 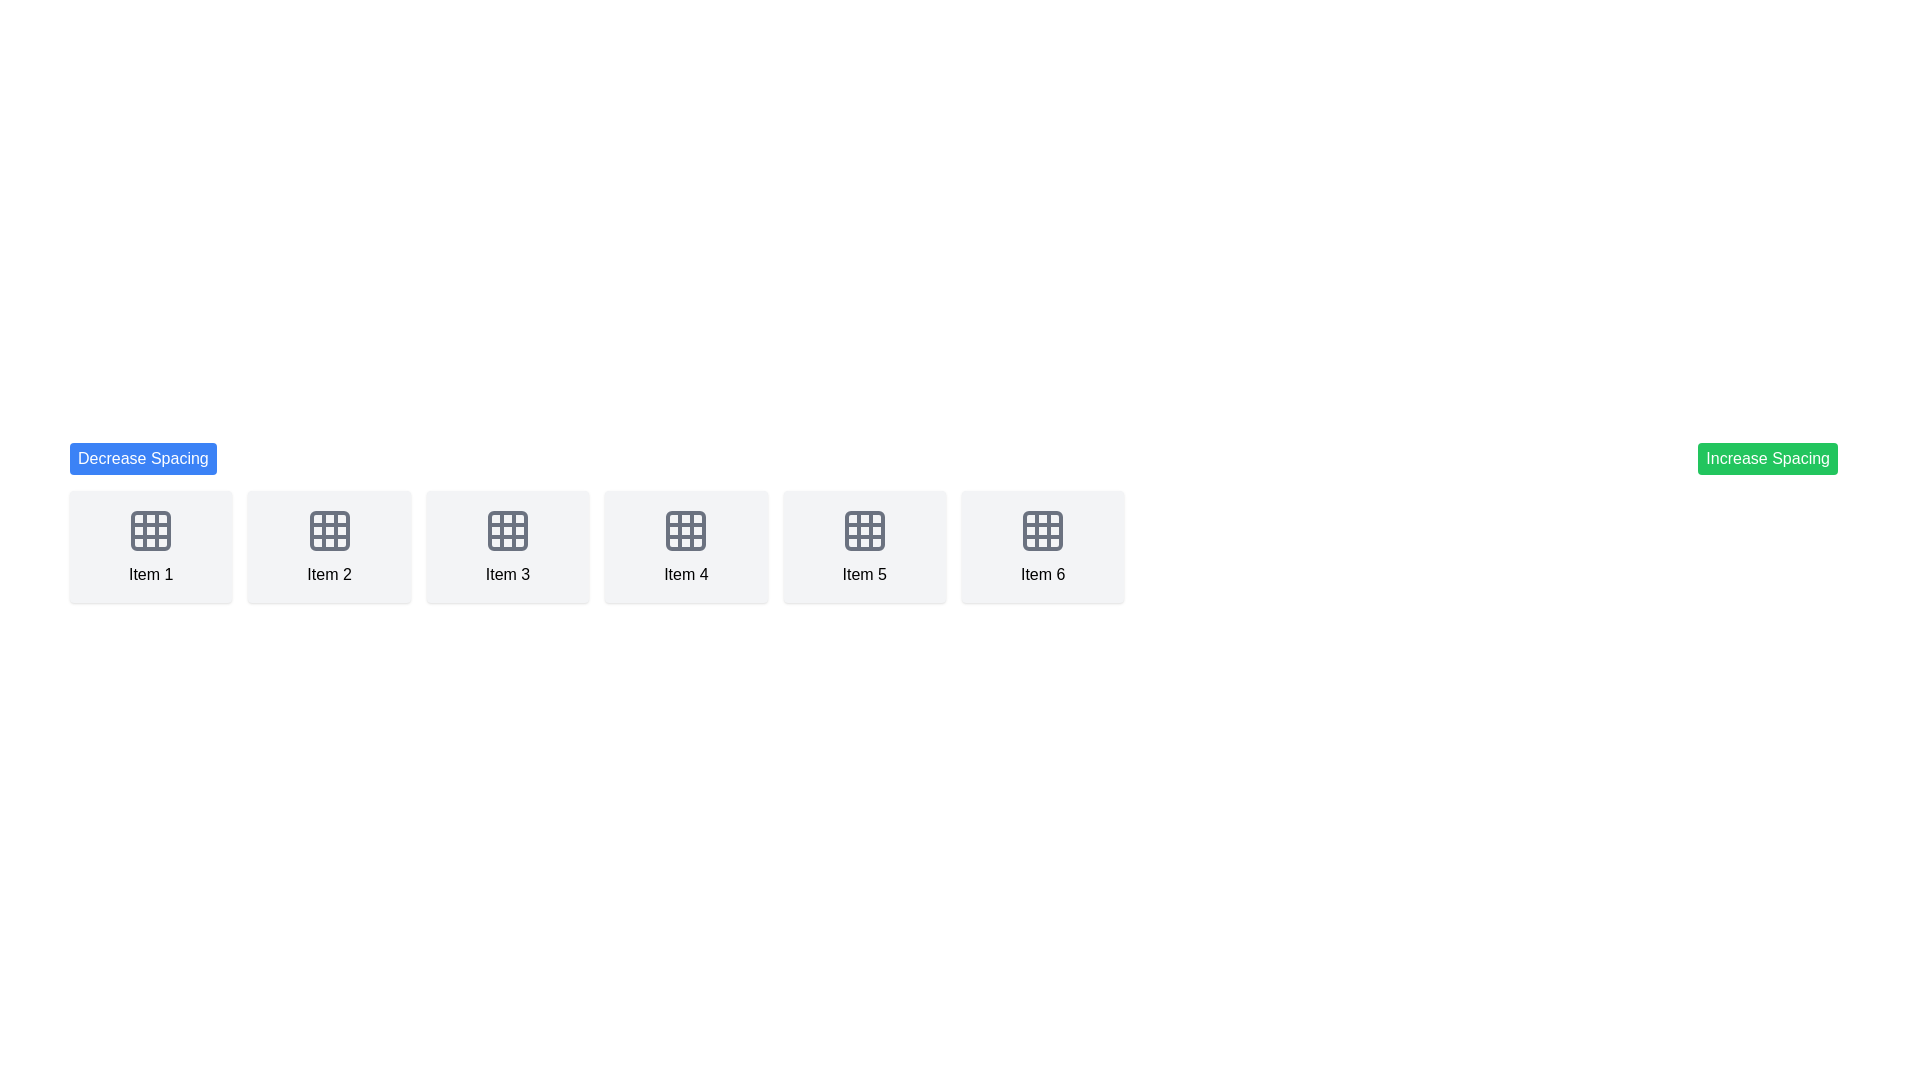 I want to click on the grid icon representing 'Item 3', which is the third element in a horizontal row of items against a light gray background, so click(x=508, y=530).